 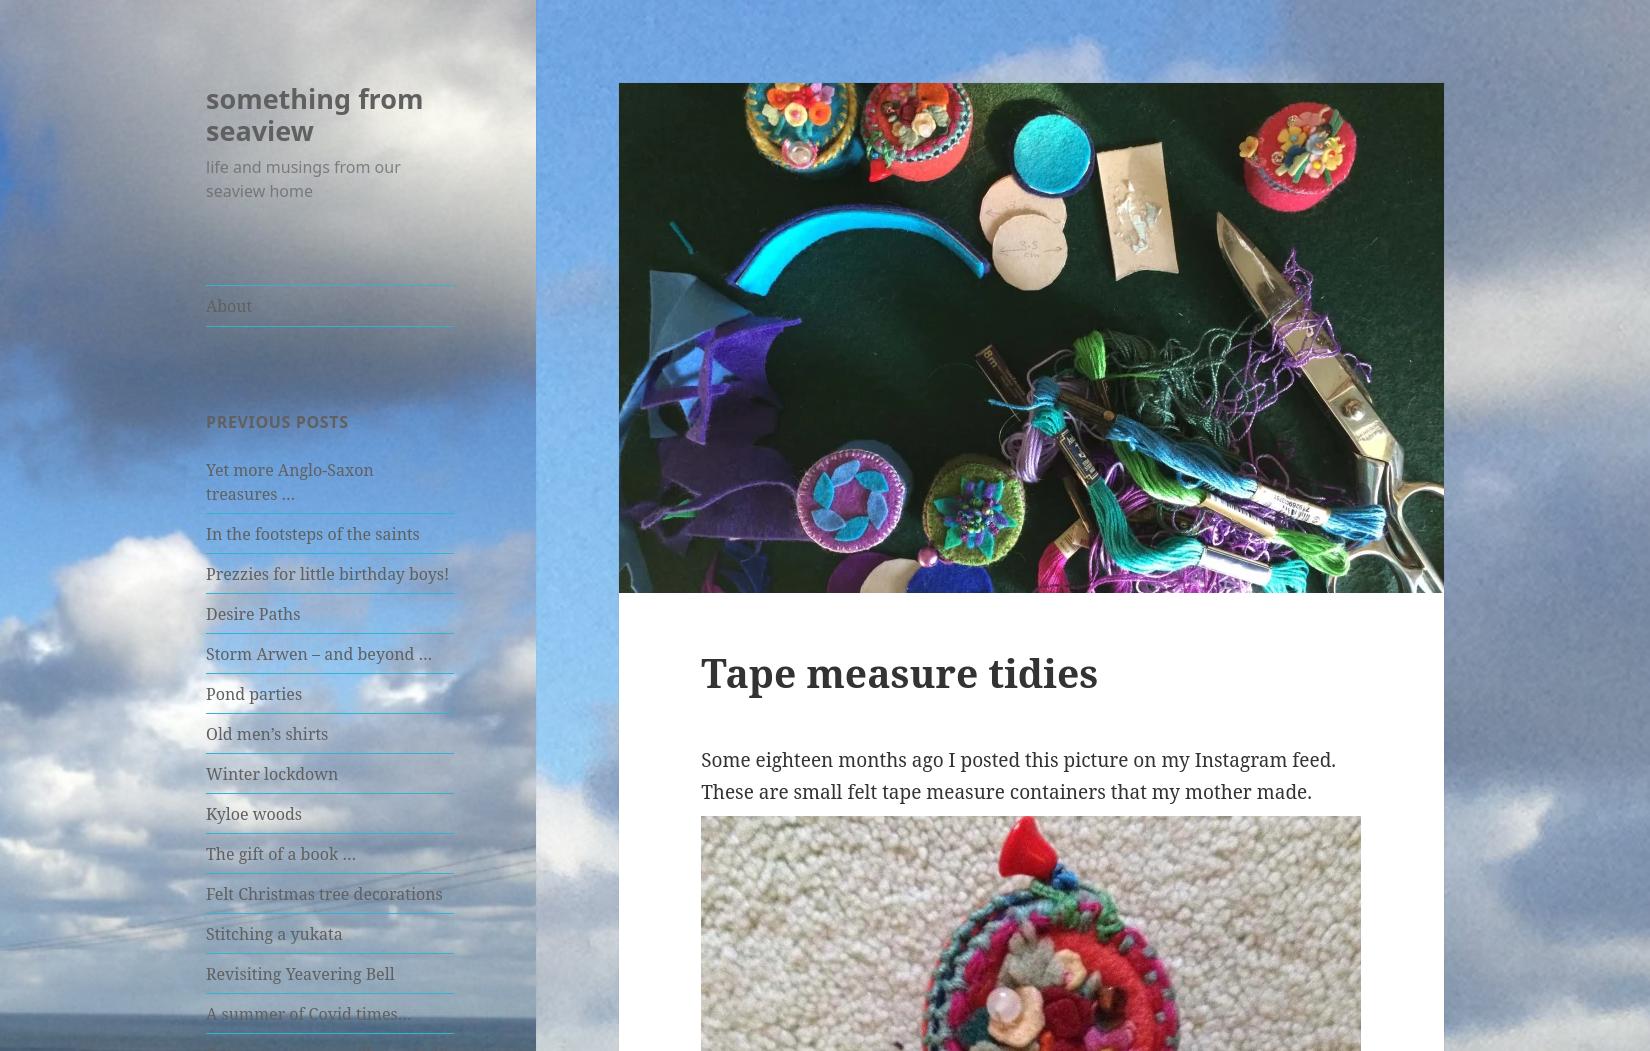 What do you see at coordinates (314, 113) in the screenshot?
I see `'something from seaview'` at bounding box center [314, 113].